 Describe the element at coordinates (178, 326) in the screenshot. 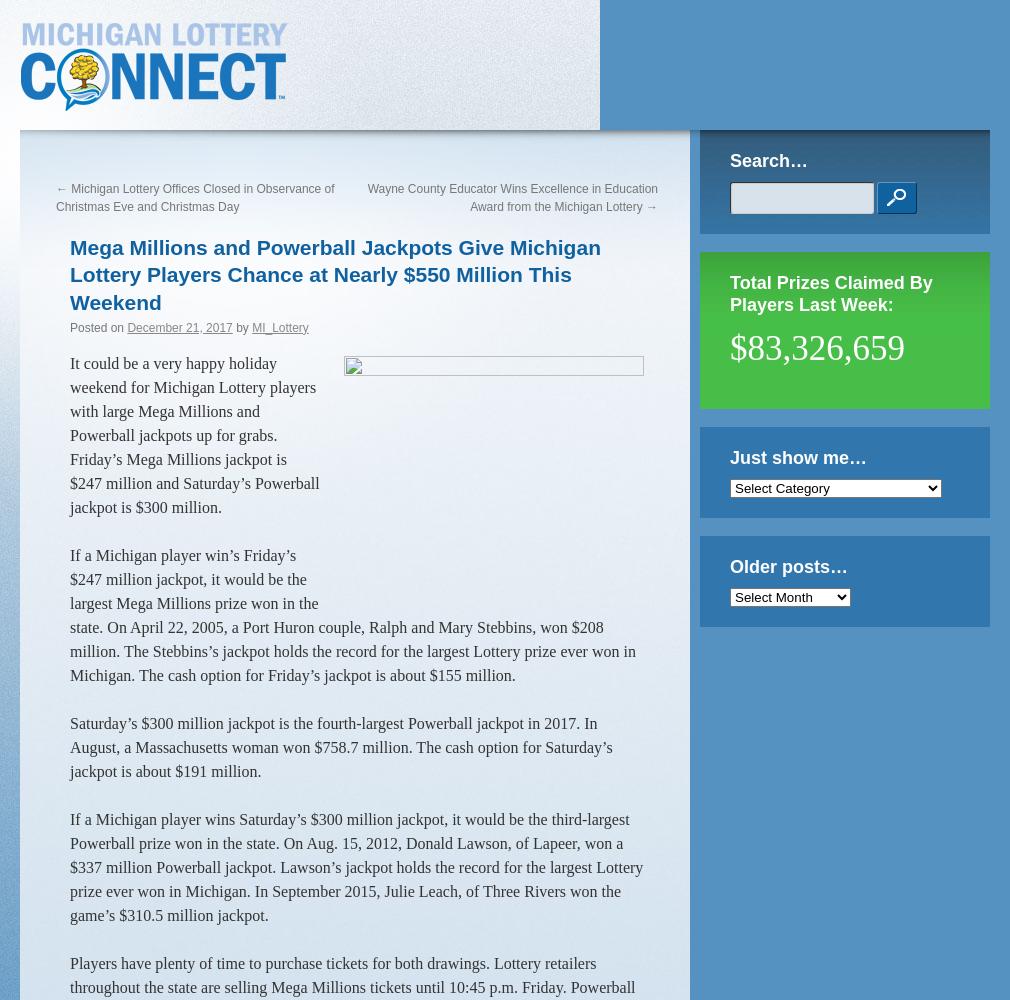

I see `'December 21, 2017'` at that location.